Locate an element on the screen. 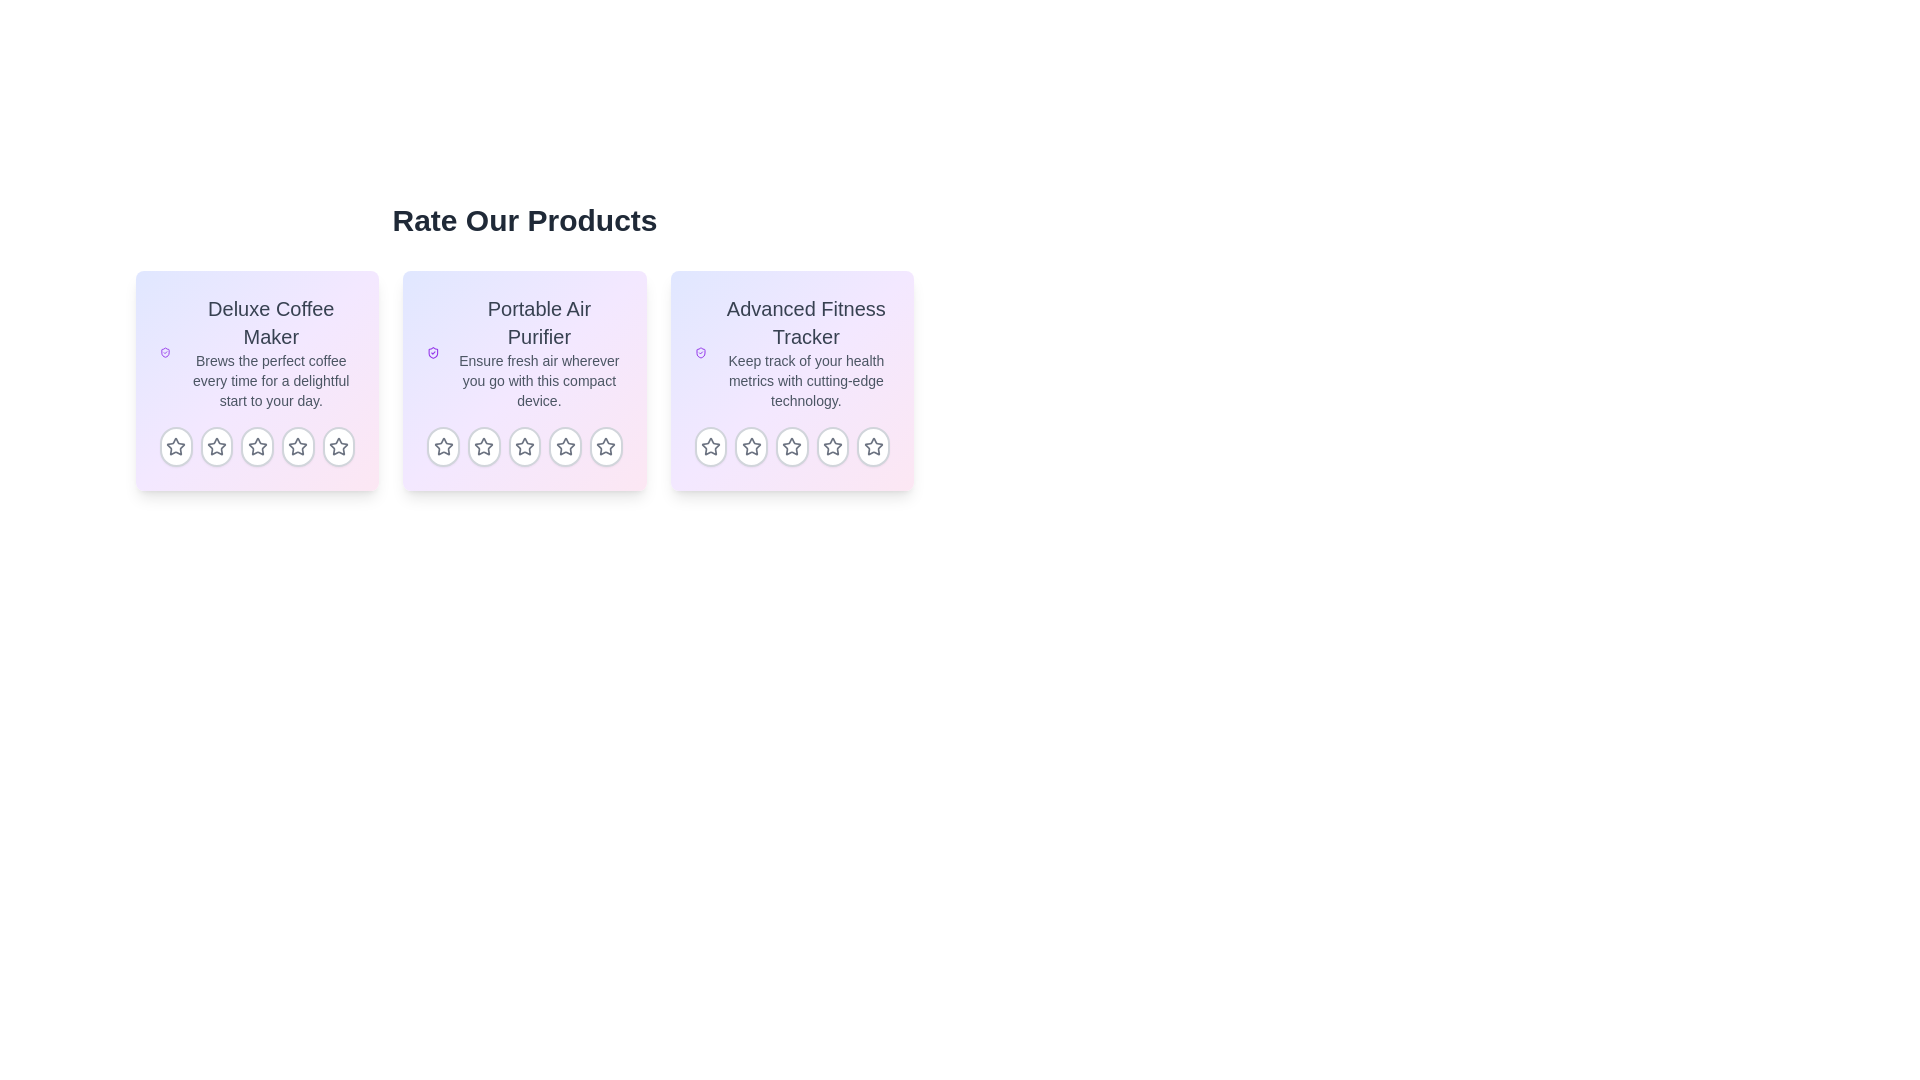  keyboard navigation is located at coordinates (791, 352).